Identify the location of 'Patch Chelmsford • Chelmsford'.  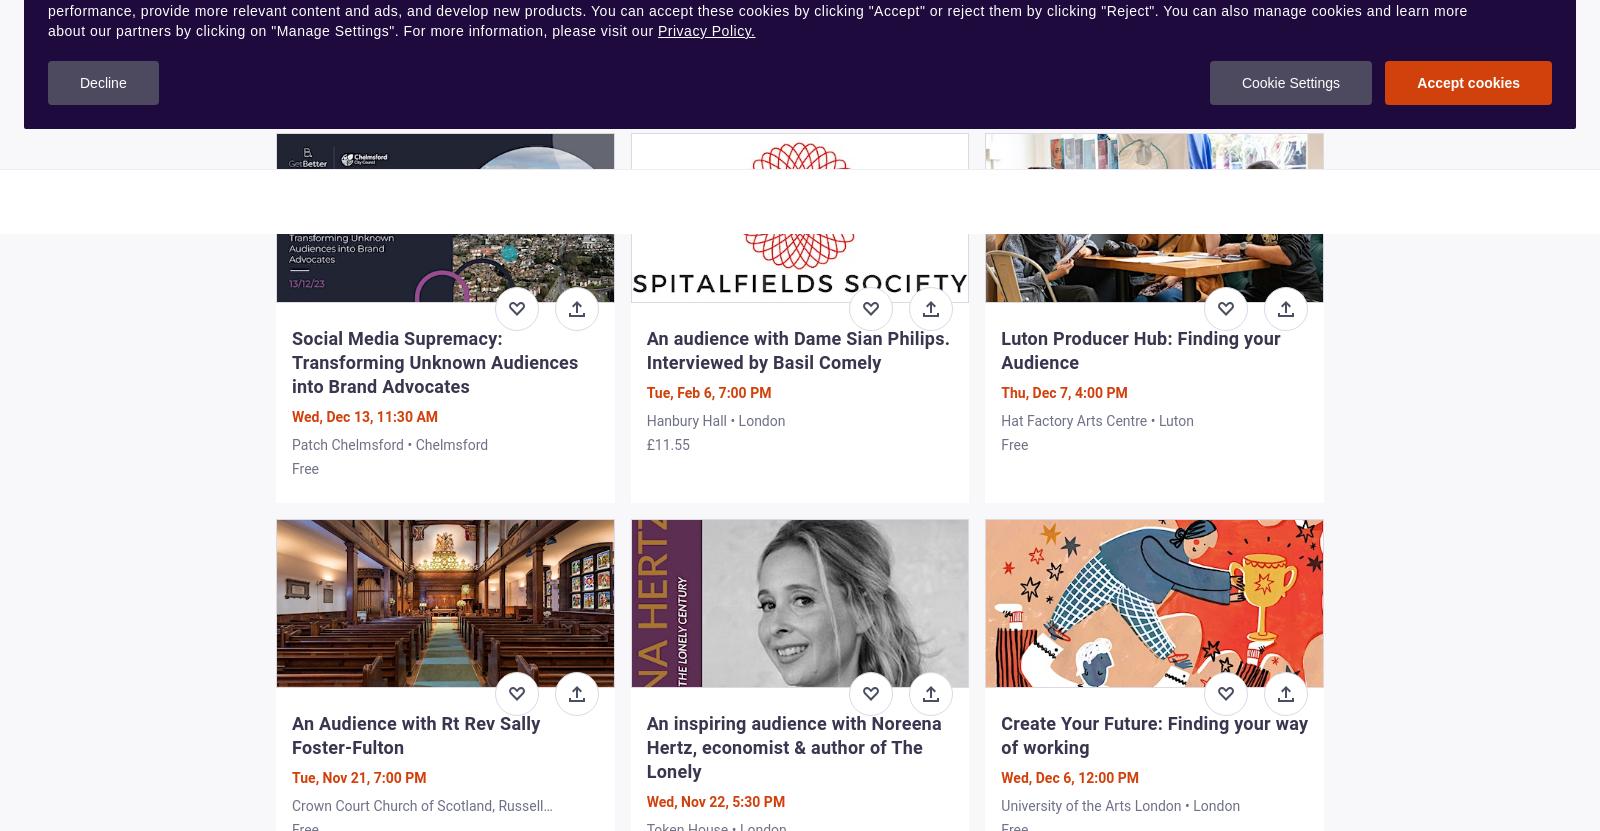
(389, 443).